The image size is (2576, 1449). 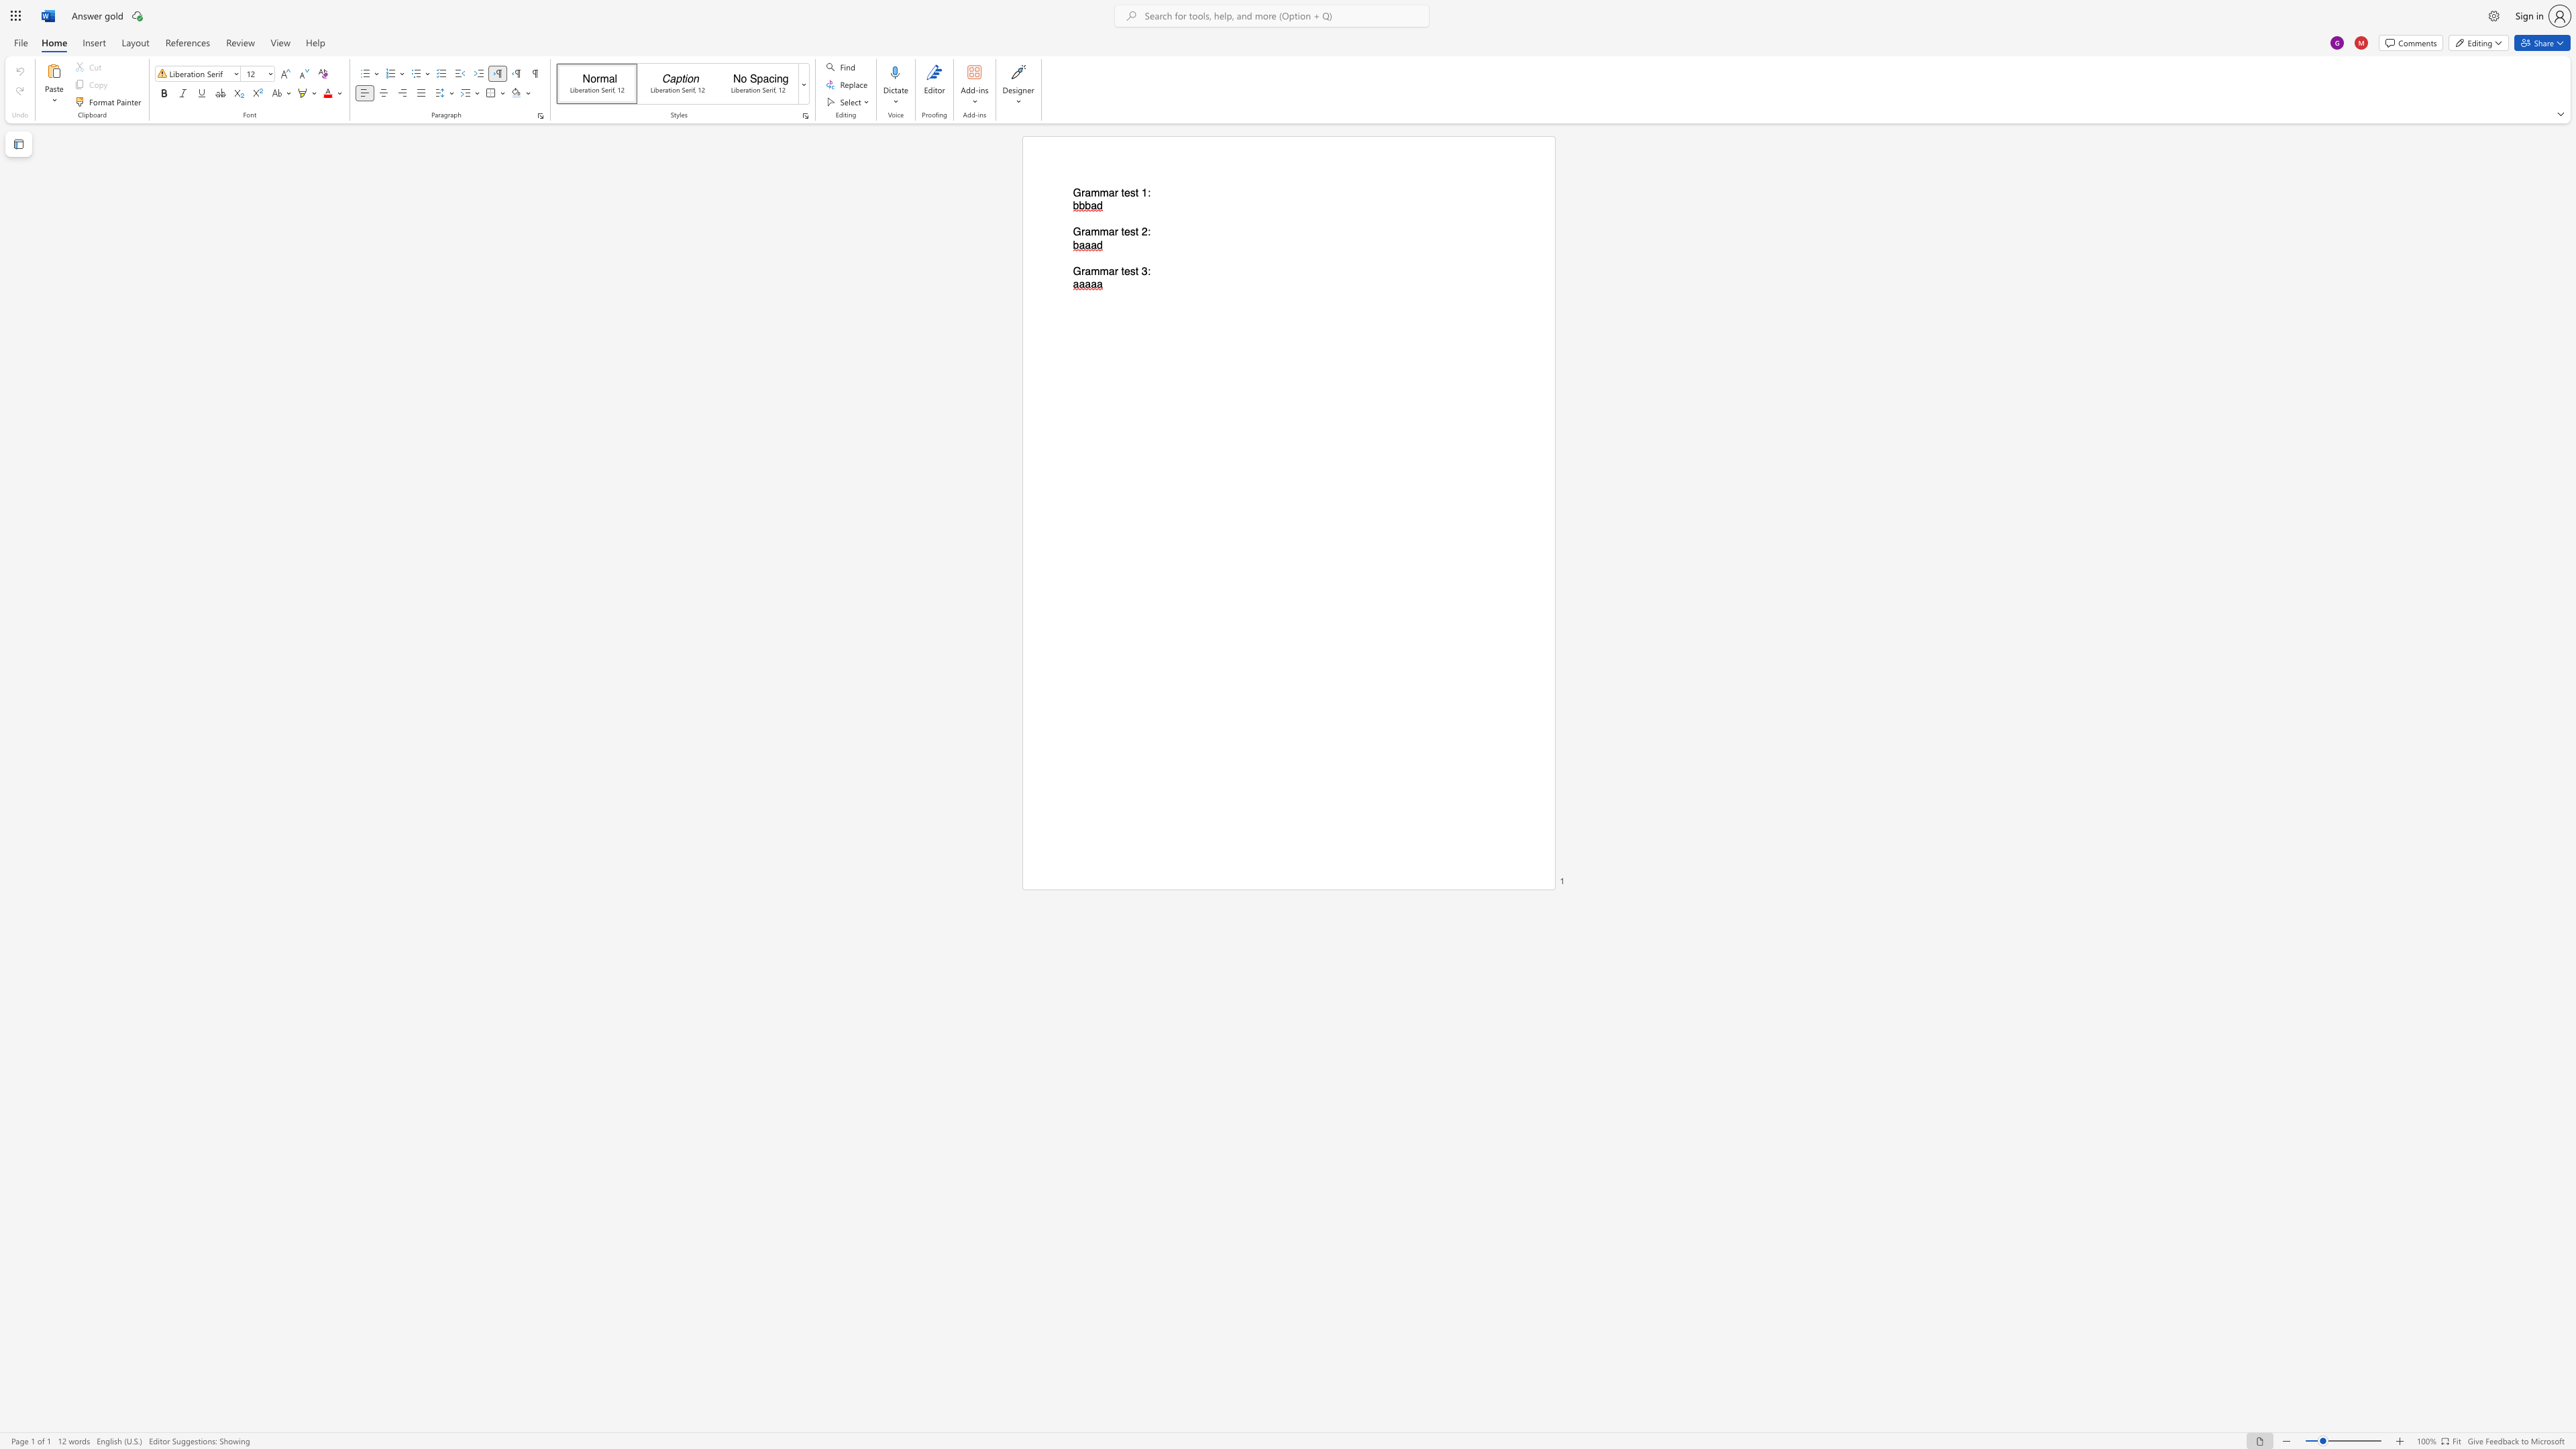 What do you see at coordinates (1116, 271) in the screenshot?
I see `the 2th character "r" in the text` at bounding box center [1116, 271].